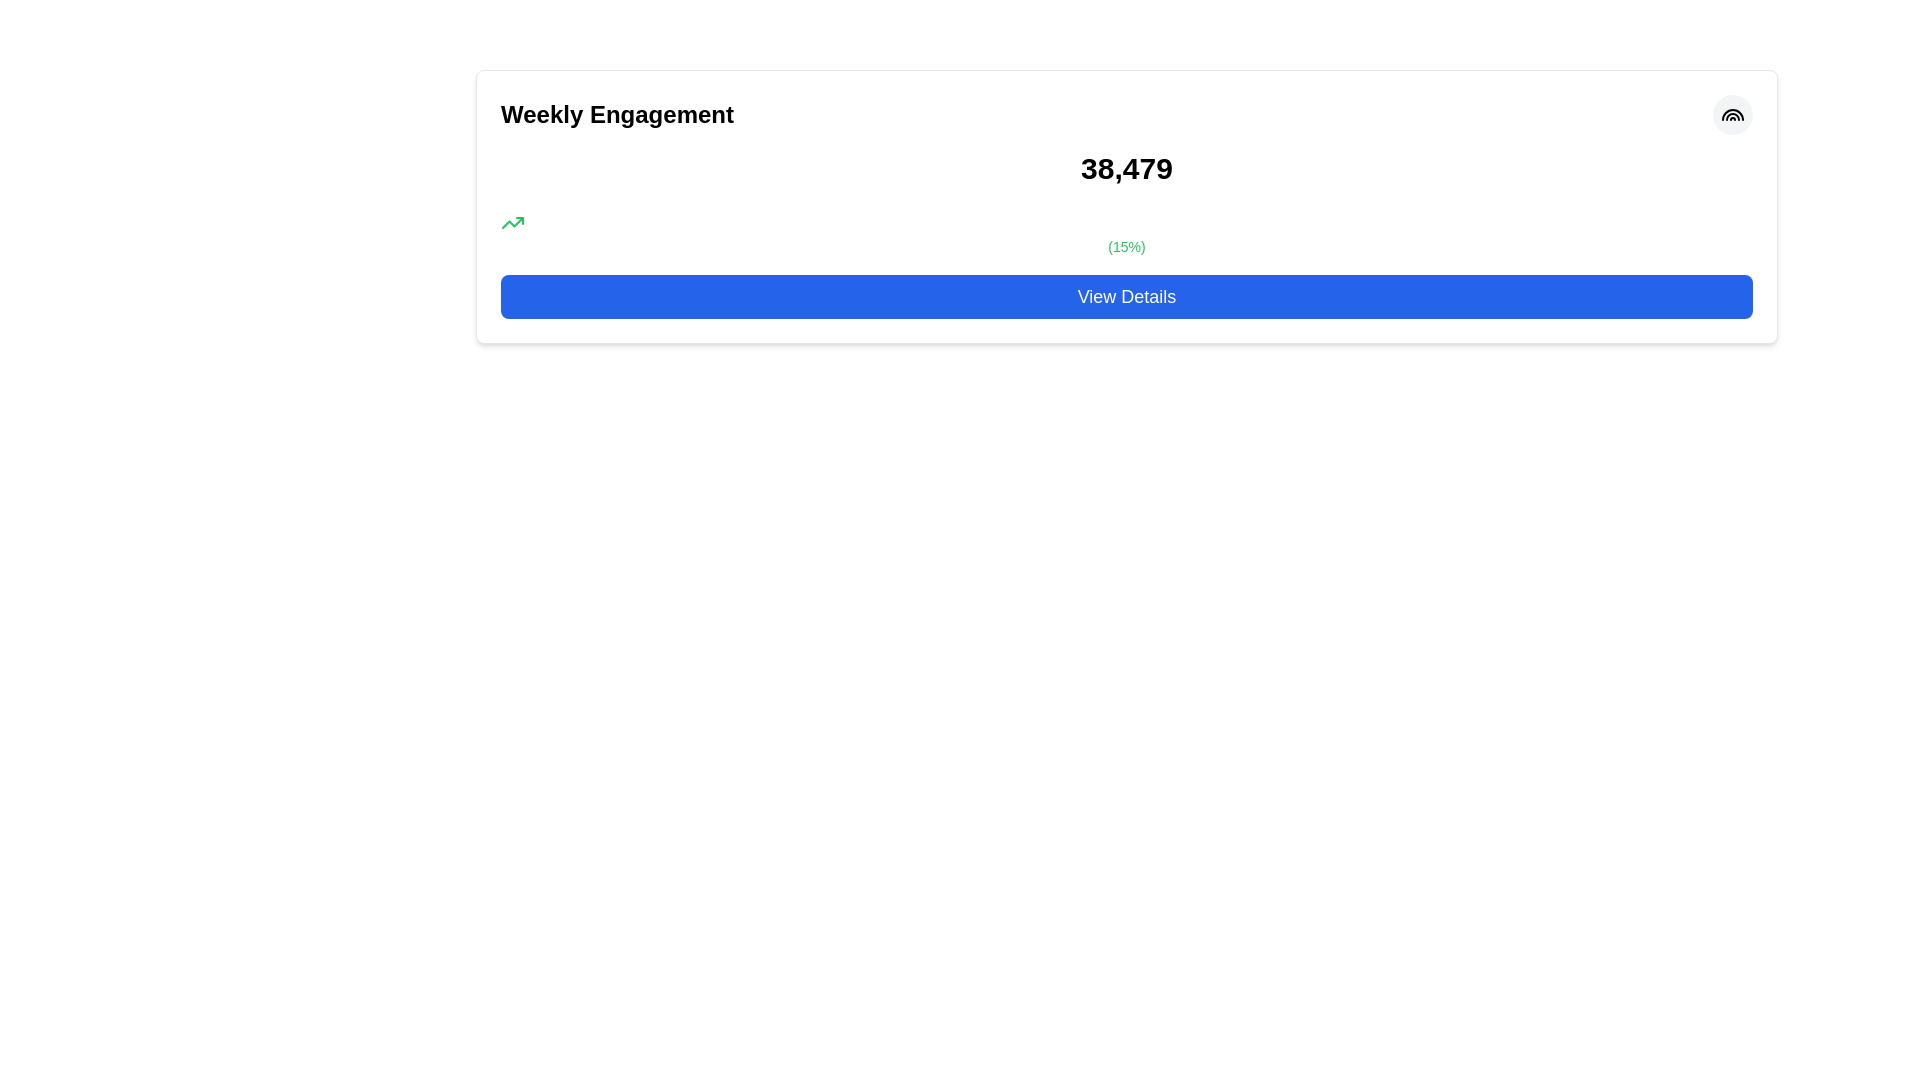 The width and height of the screenshot is (1920, 1080). I want to click on the green upward arrow icon representing trending growth statistics located beneath the 'Weekly Engagement' heading, to the left of the '(15%)' text, so click(513, 223).